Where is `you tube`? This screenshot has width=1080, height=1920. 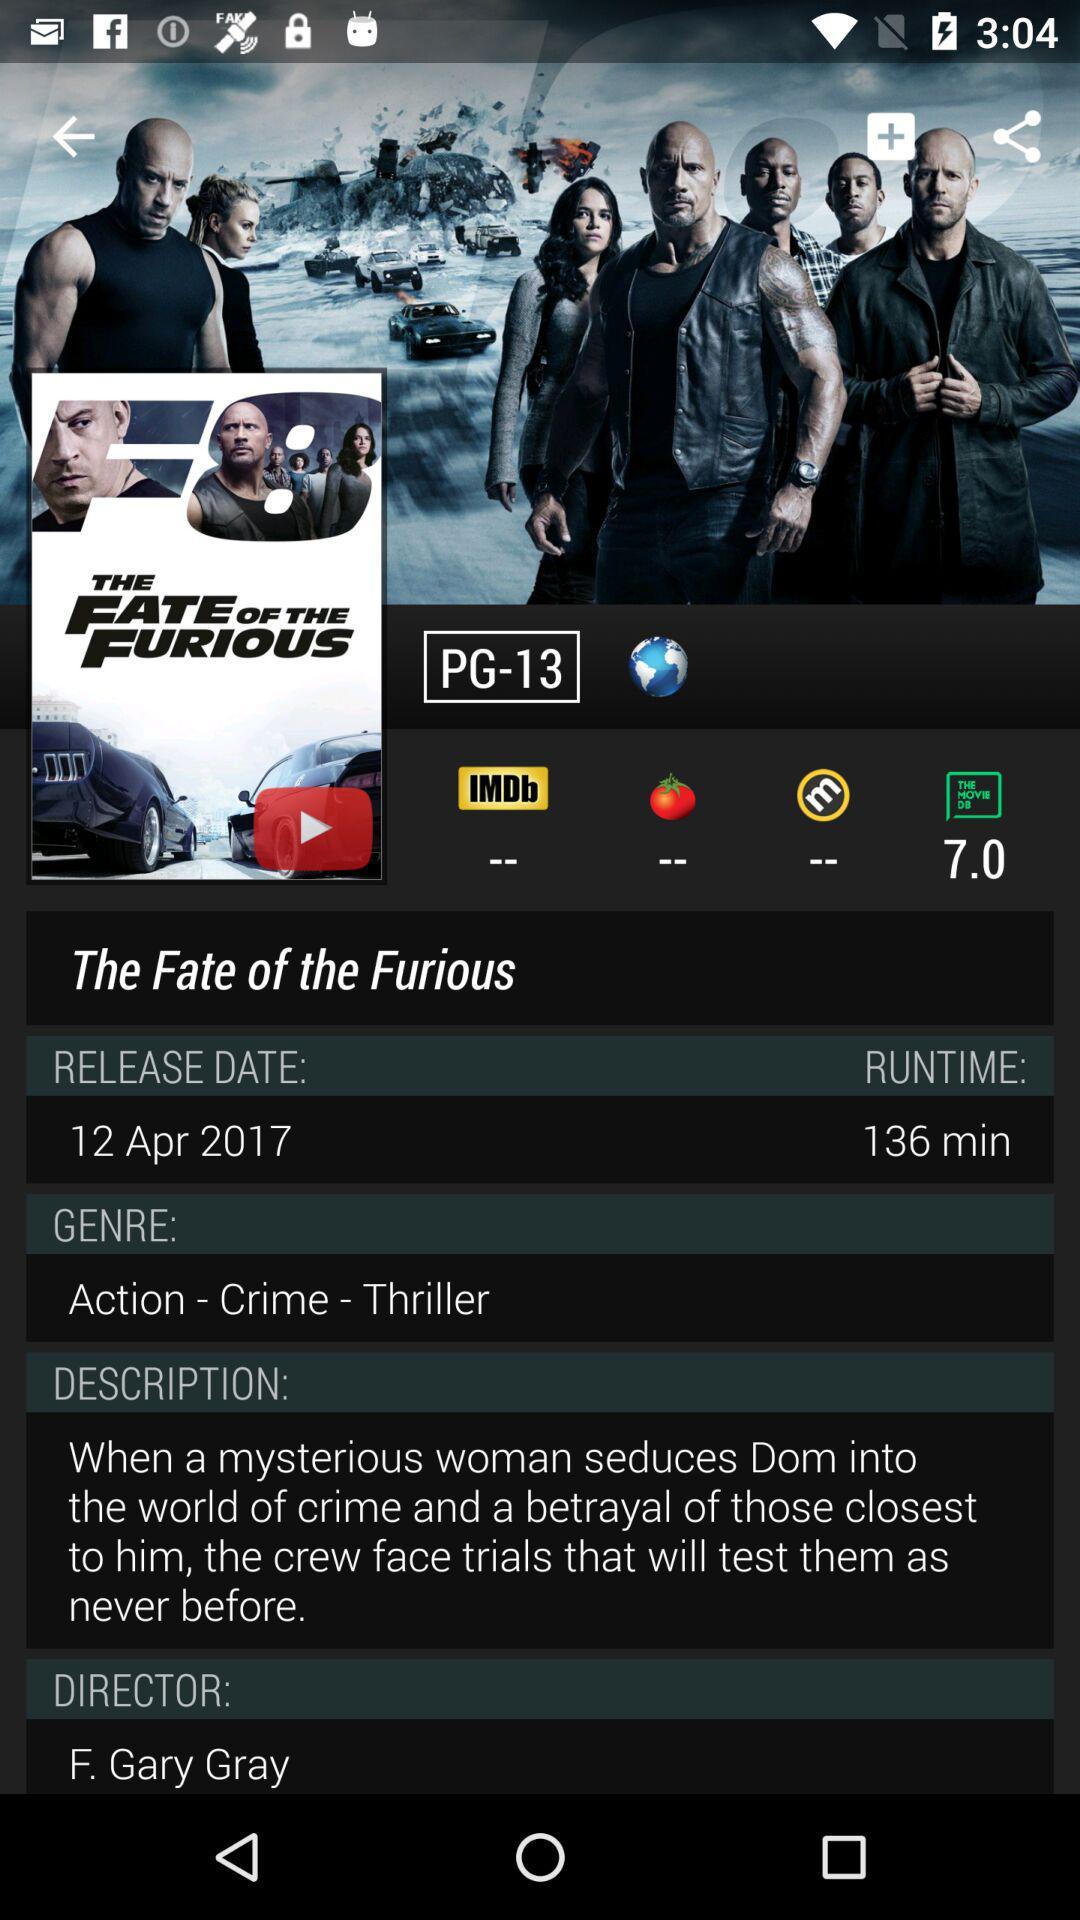
you tube is located at coordinates (313, 828).